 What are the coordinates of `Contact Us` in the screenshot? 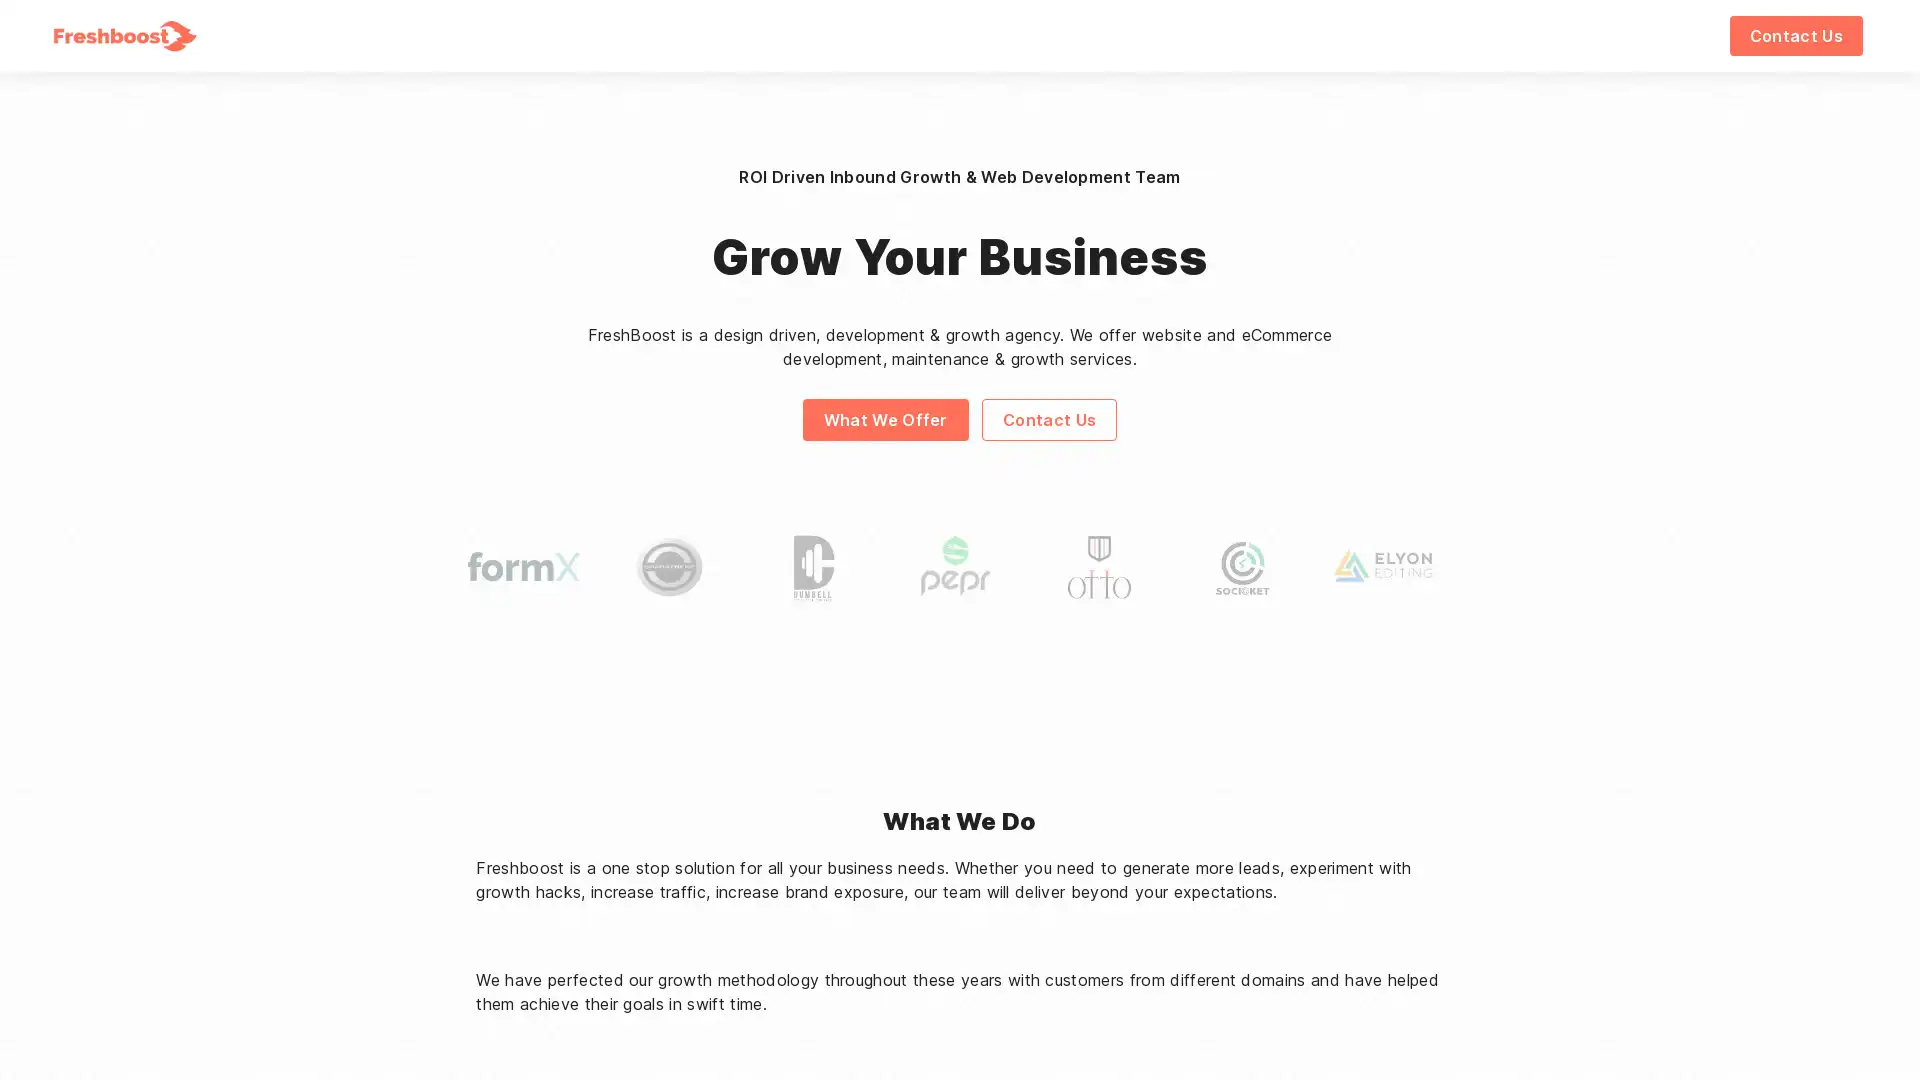 It's located at (1048, 418).